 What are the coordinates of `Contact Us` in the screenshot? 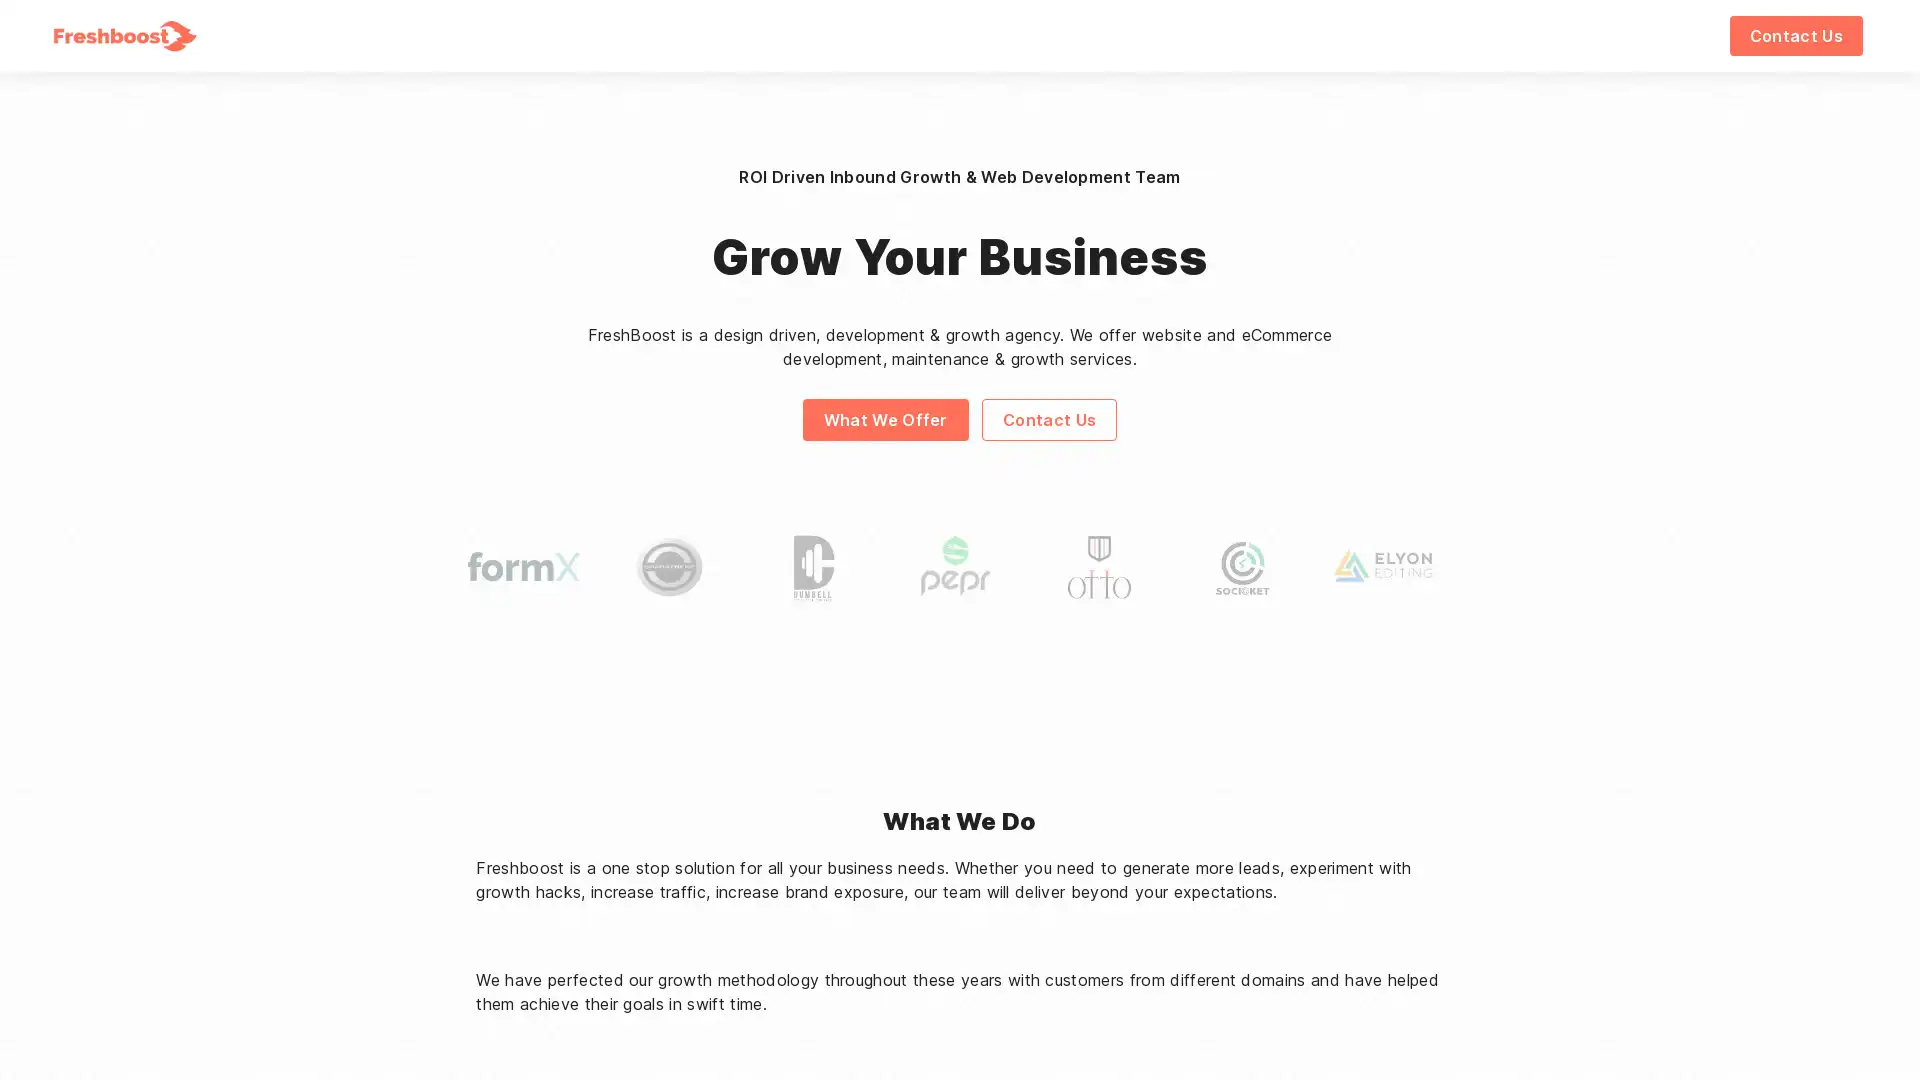 It's located at (1048, 418).